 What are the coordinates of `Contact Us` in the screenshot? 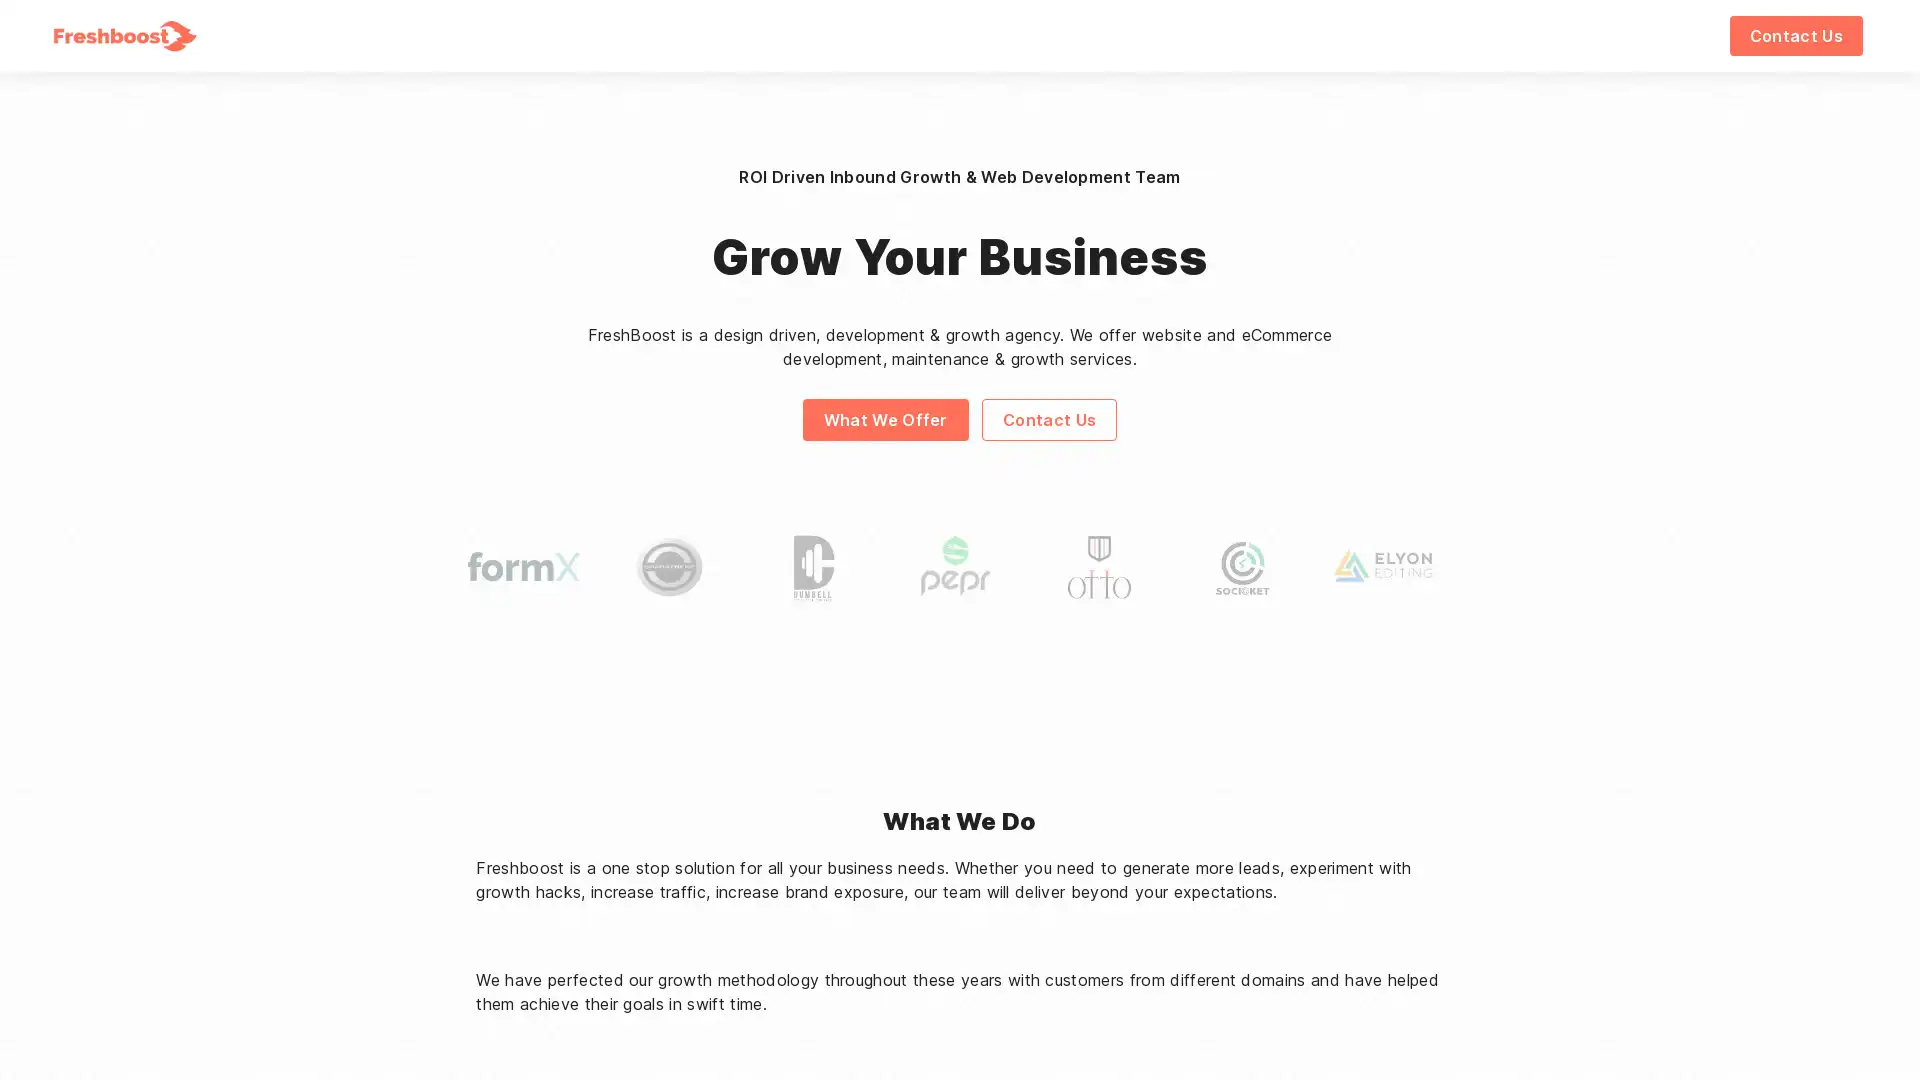 It's located at (1048, 418).